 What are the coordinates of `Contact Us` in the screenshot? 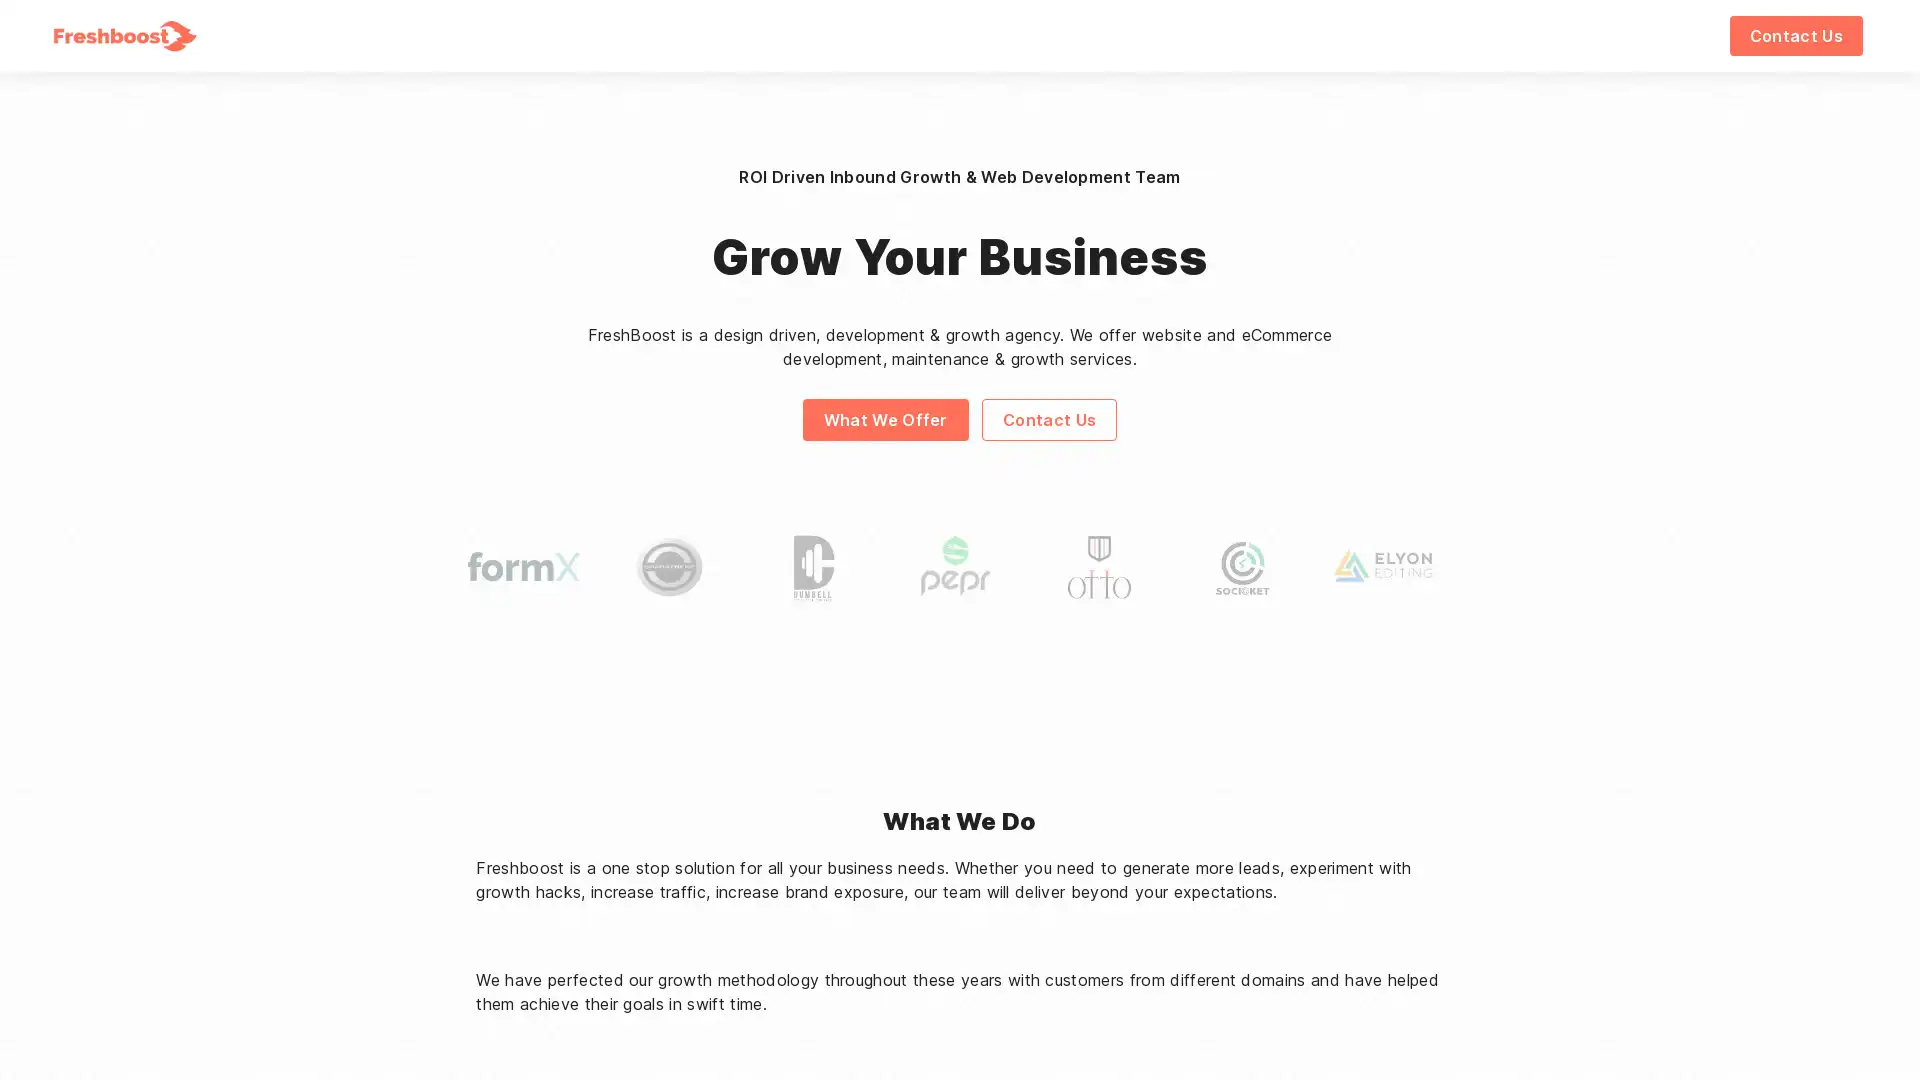 It's located at (1048, 418).